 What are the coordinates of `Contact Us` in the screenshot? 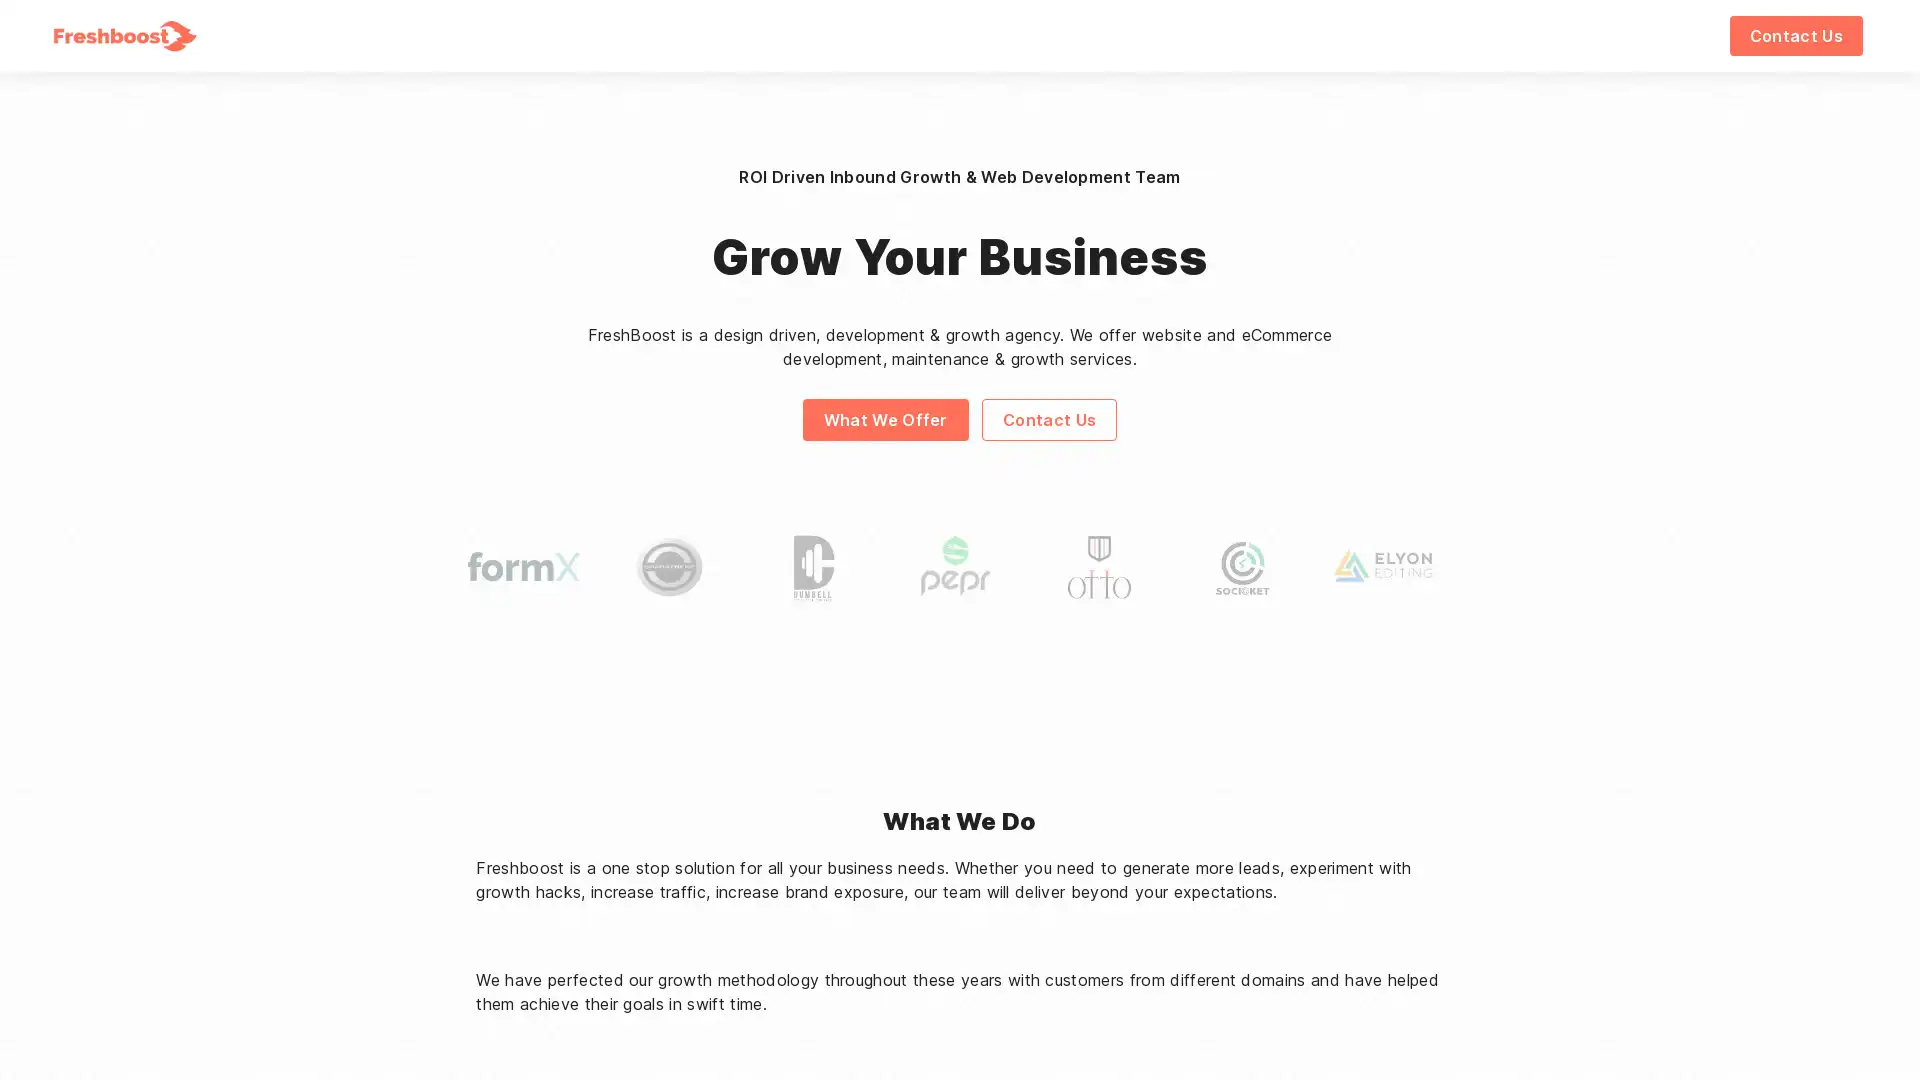 It's located at (1048, 418).